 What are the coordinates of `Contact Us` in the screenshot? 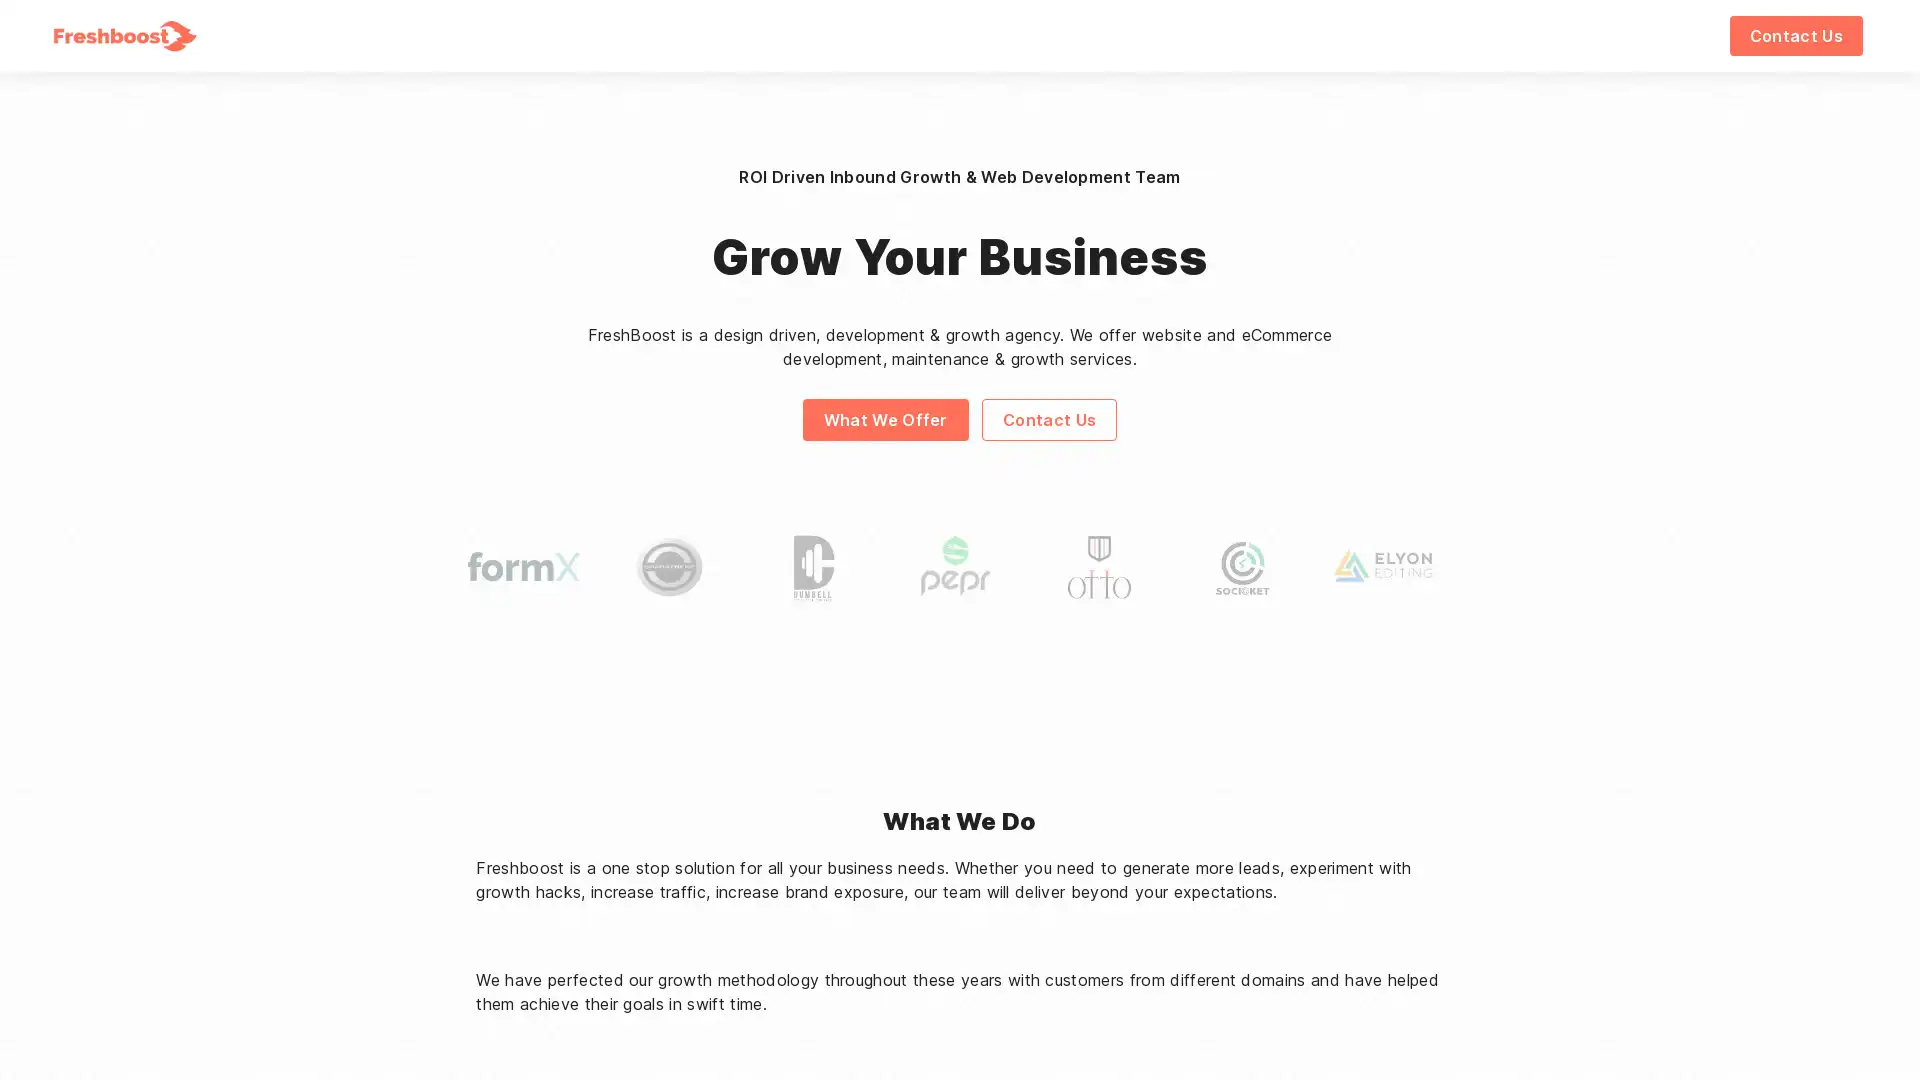 It's located at (1048, 418).